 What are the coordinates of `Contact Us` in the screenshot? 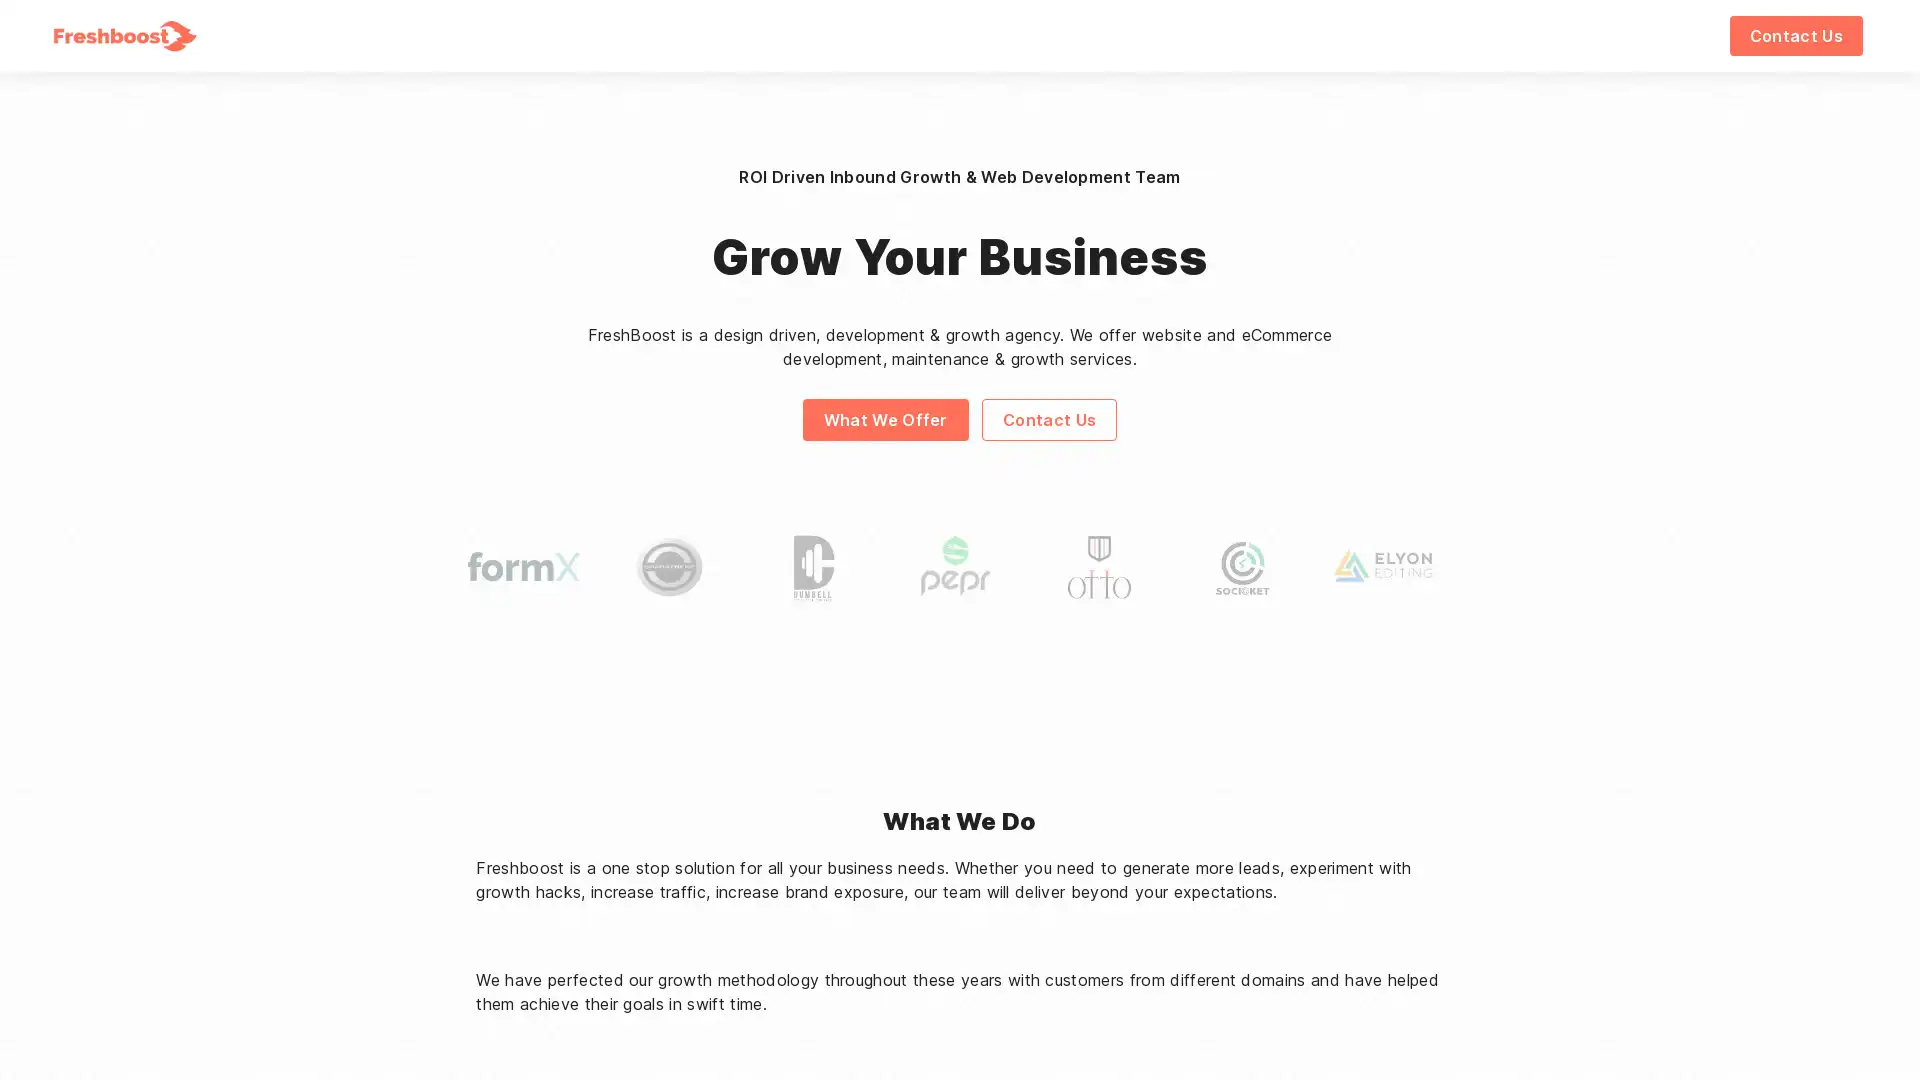 It's located at (1048, 418).